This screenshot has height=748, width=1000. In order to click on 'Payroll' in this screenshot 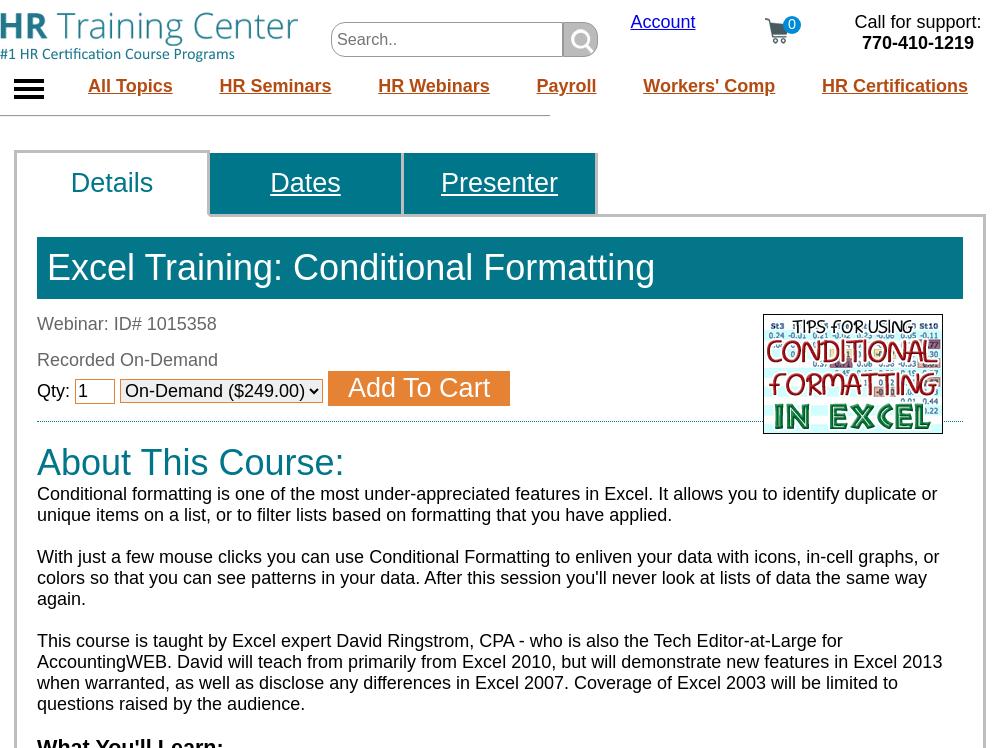, I will do `click(536, 83)`.